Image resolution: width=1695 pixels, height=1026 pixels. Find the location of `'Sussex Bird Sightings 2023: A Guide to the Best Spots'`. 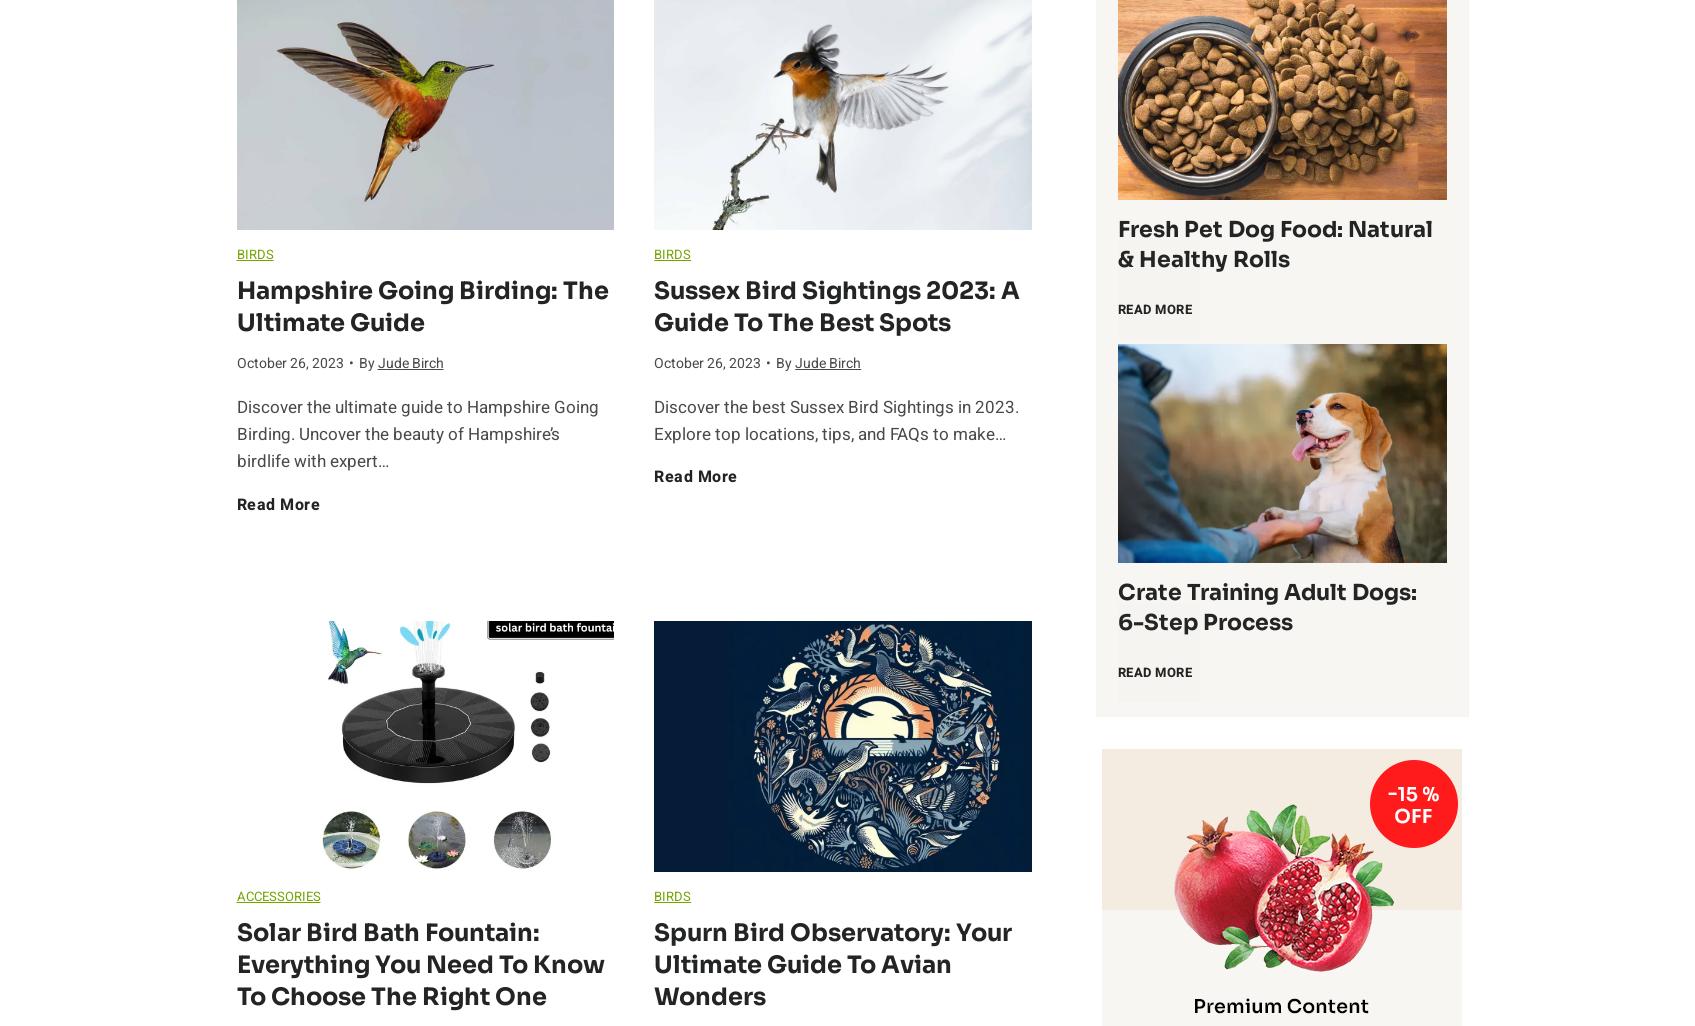

'Sussex Bird Sightings 2023: A Guide to the Best Spots' is located at coordinates (836, 304).